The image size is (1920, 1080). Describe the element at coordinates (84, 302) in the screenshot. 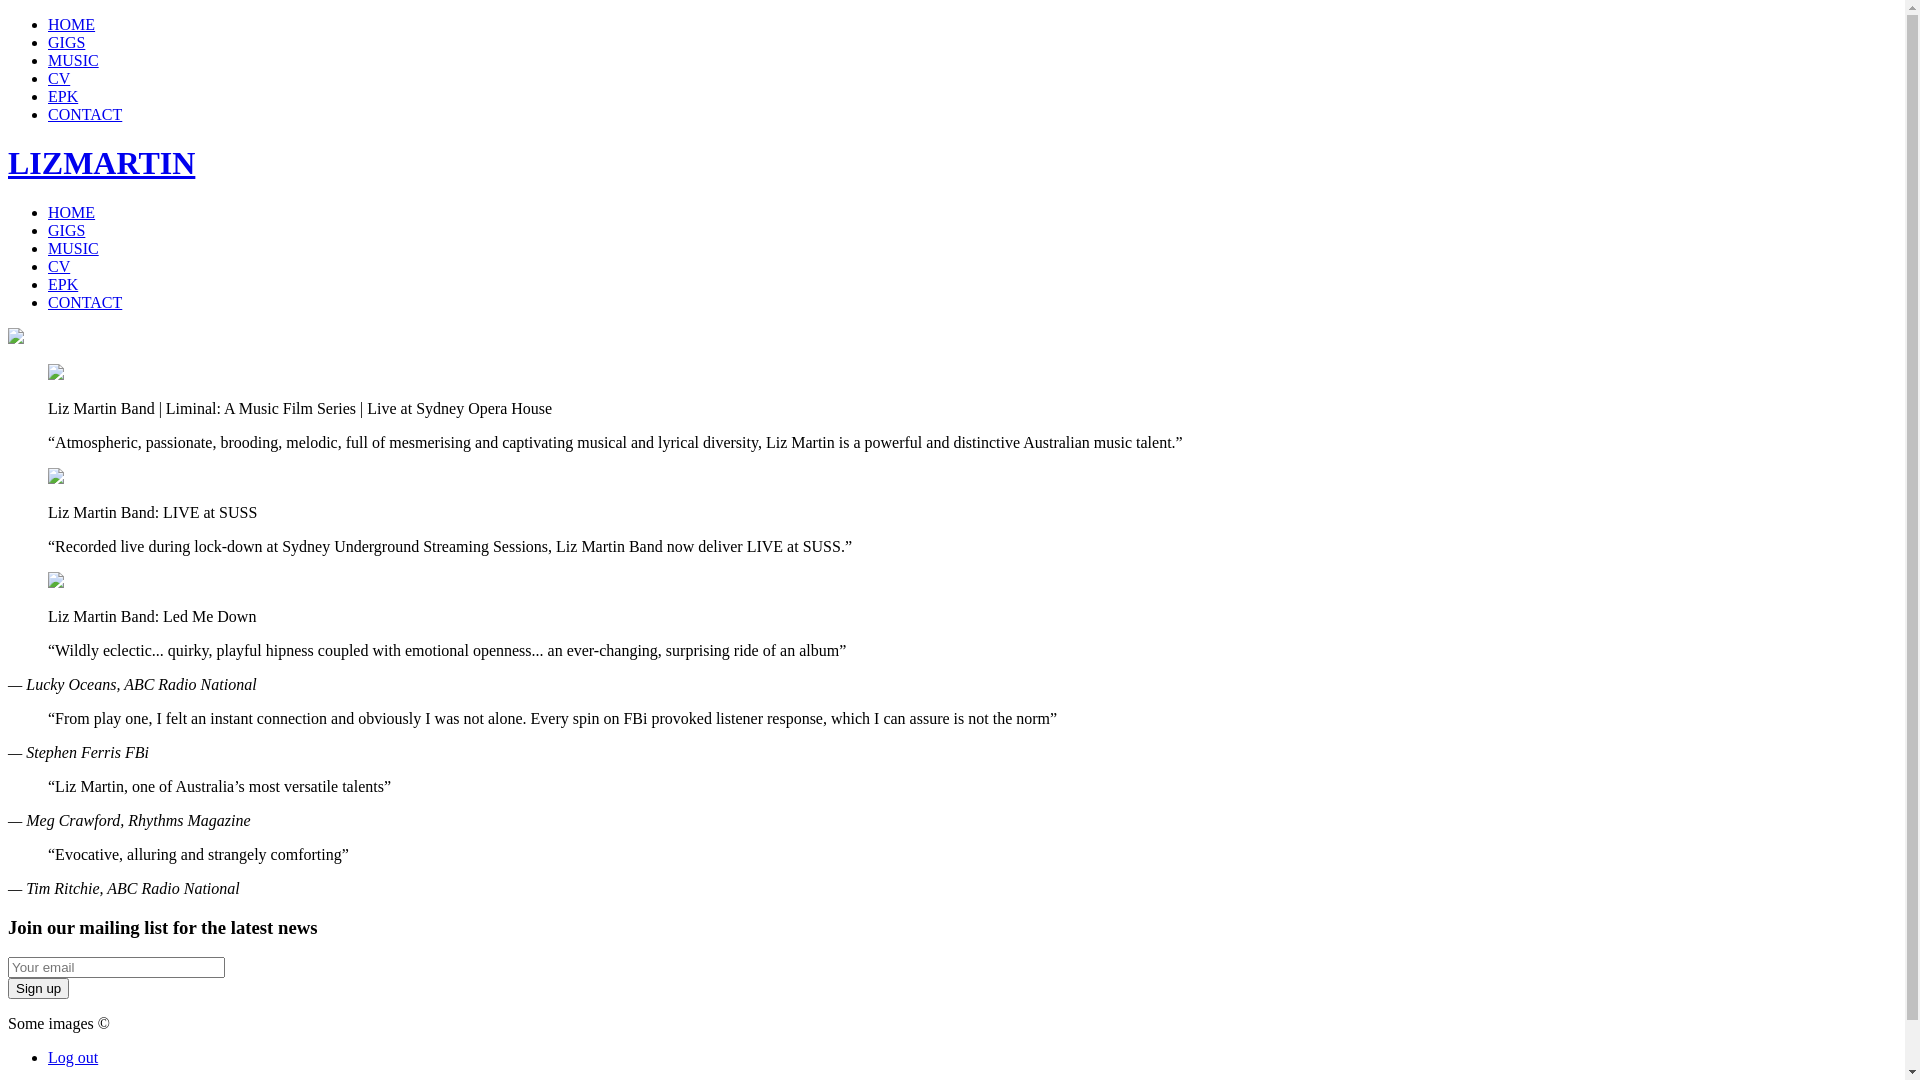

I see `'CONTACT'` at that location.